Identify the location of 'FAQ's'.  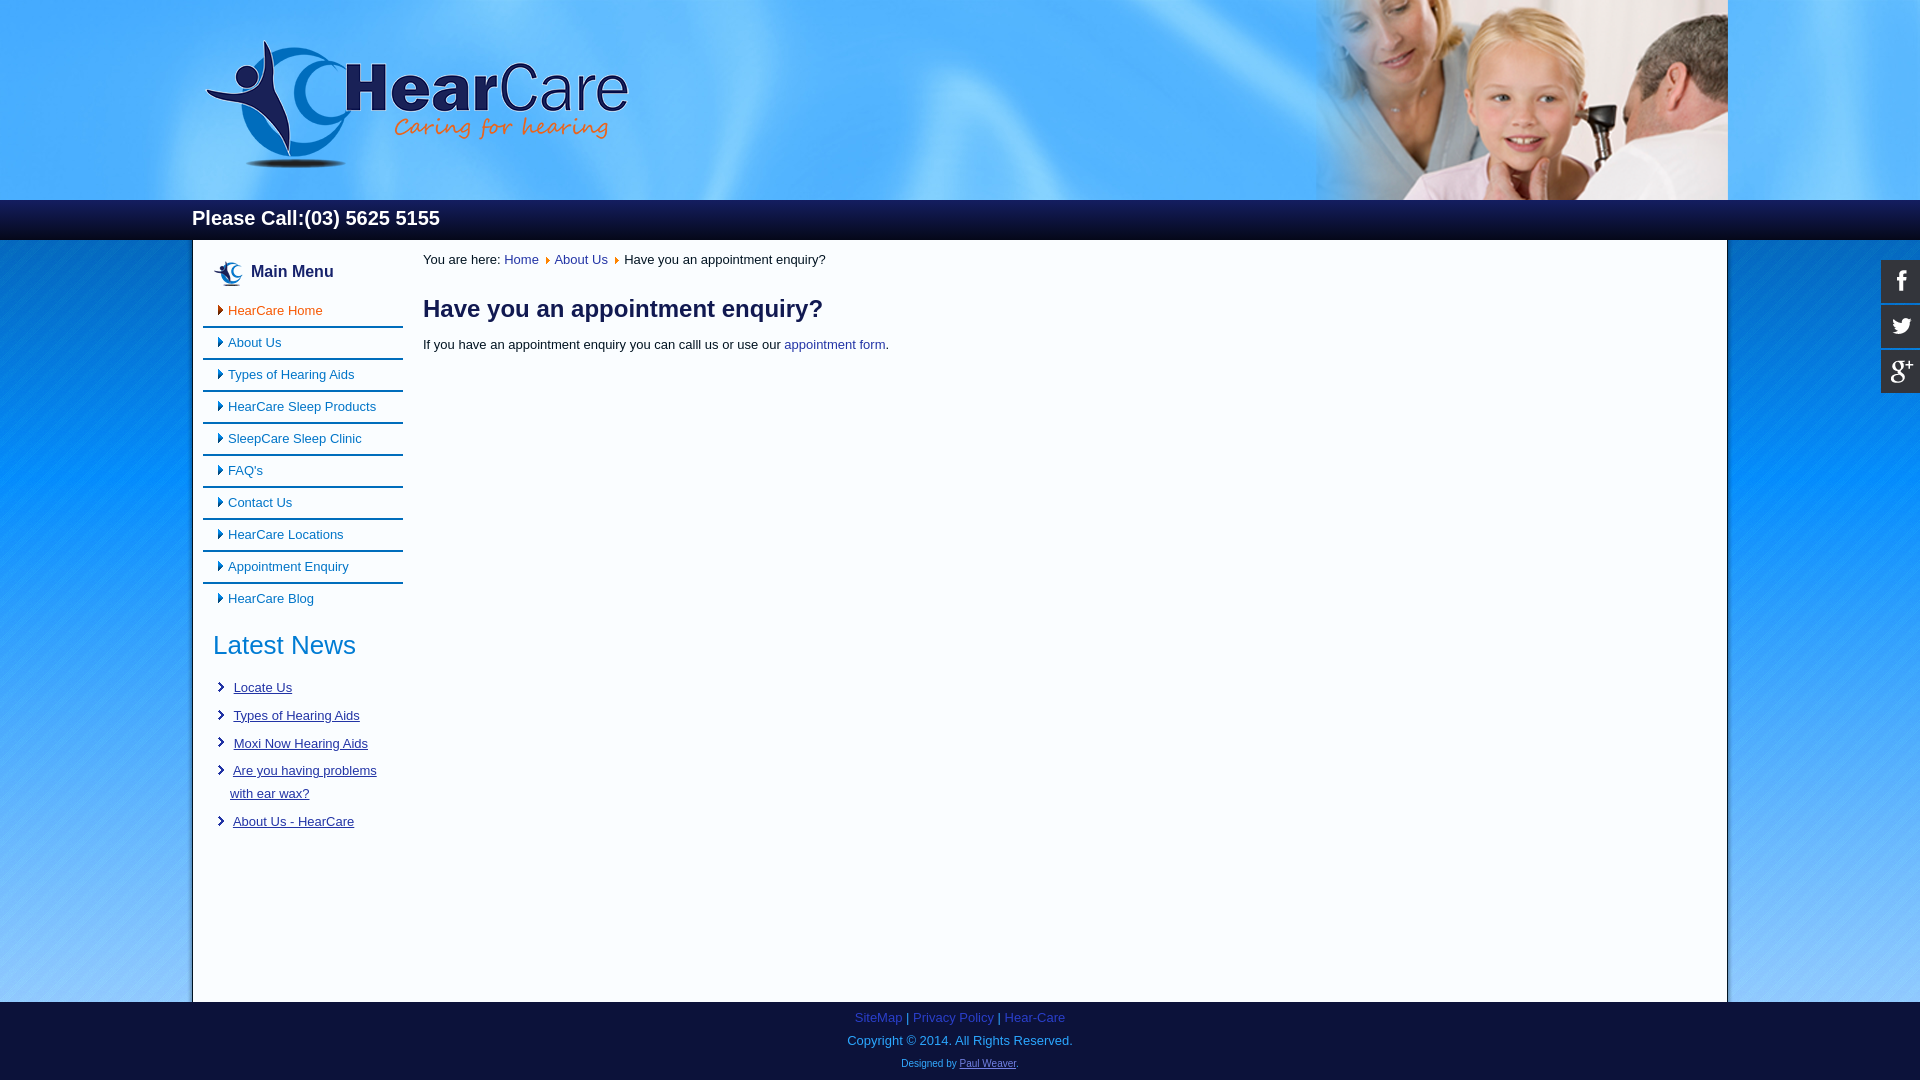
(301, 470).